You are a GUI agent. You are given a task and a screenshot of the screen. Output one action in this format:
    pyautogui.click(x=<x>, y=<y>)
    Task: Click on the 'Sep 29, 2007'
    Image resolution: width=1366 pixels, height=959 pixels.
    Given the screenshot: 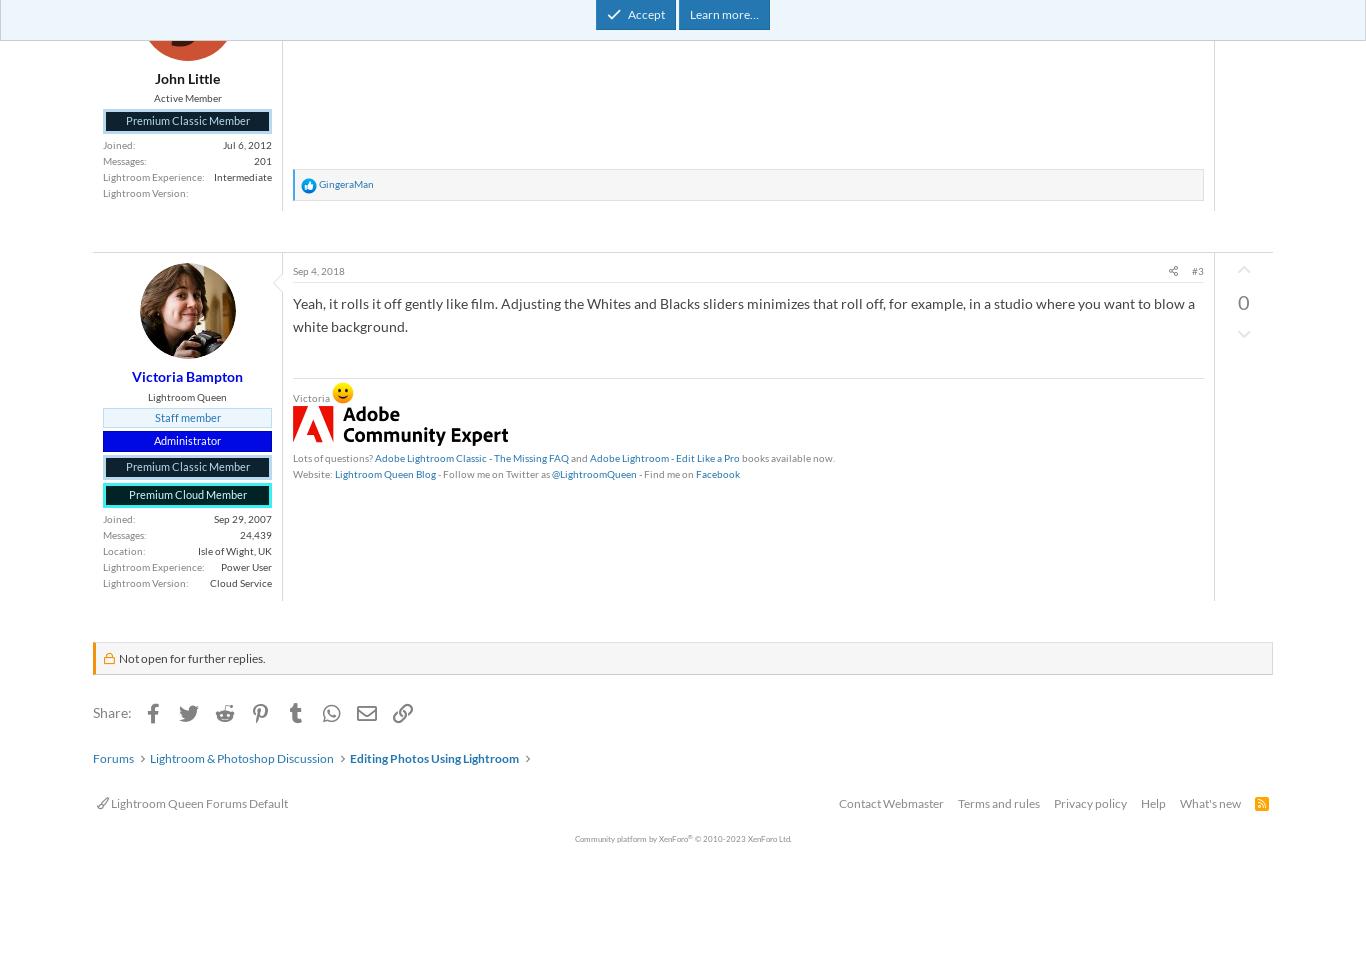 What is the action you would take?
    pyautogui.click(x=243, y=517)
    